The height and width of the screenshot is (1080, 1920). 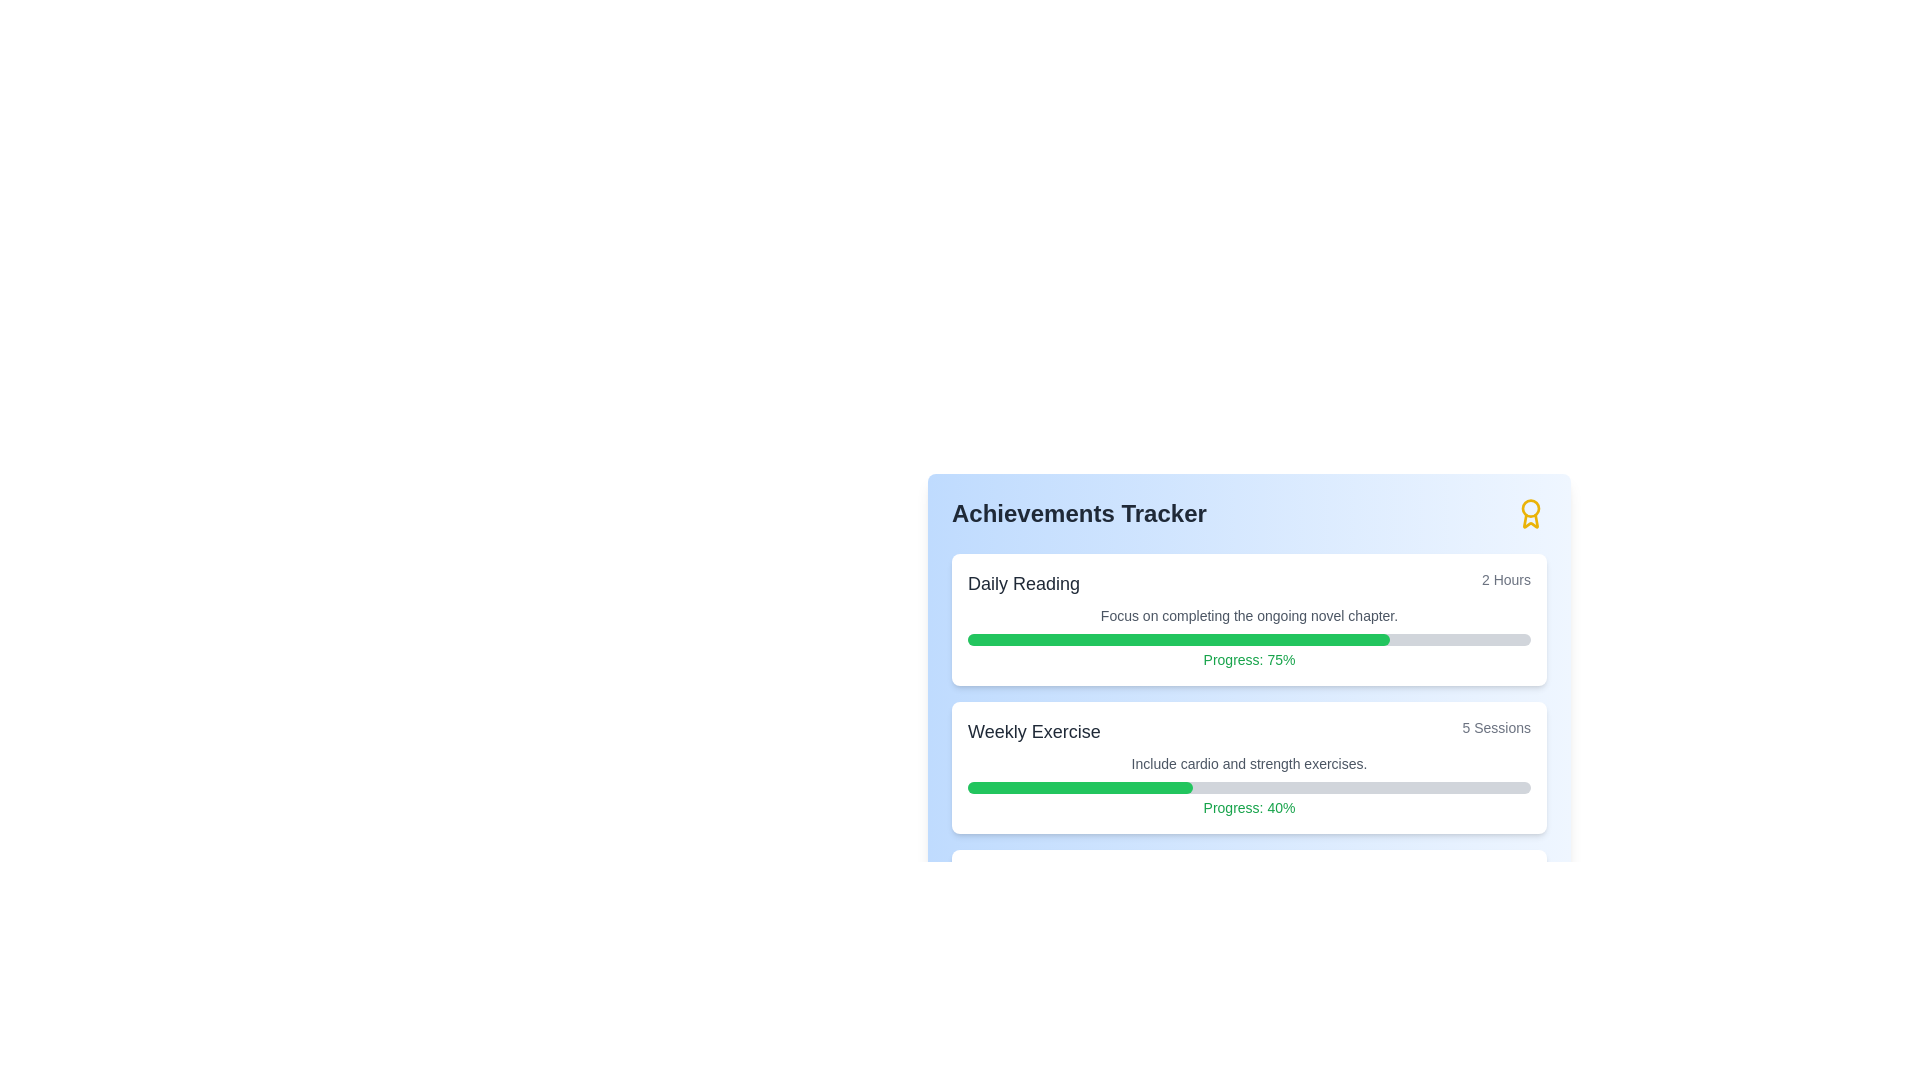 What do you see at coordinates (1496, 732) in the screenshot?
I see `the static text displaying the count of sessions related to the 'Weekly Exercise' section, located on the right side of the 'Weekly Exercise' text in the 'Achievements Tracker' panel` at bounding box center [1496, 732].